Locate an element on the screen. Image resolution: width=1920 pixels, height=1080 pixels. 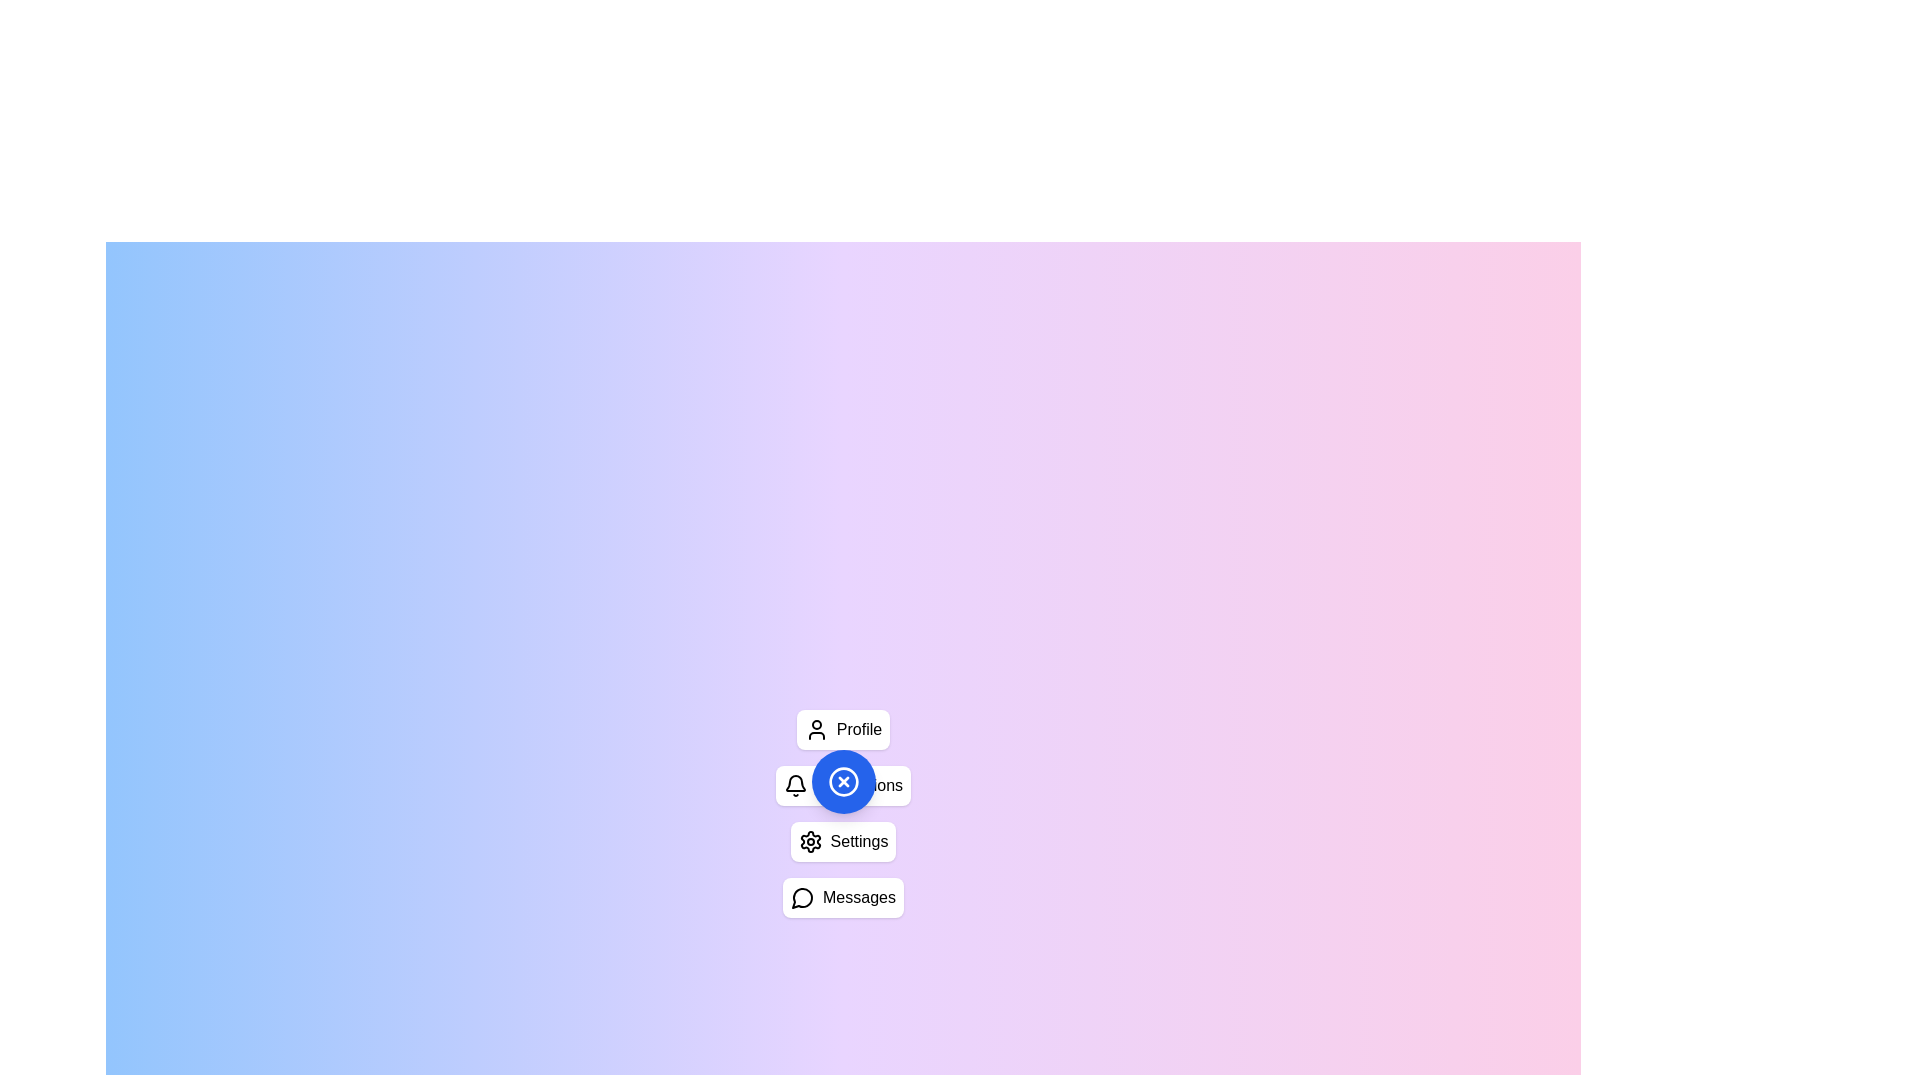
central blue button to toggle the speed dial menu is located at coordinates (843, 781).